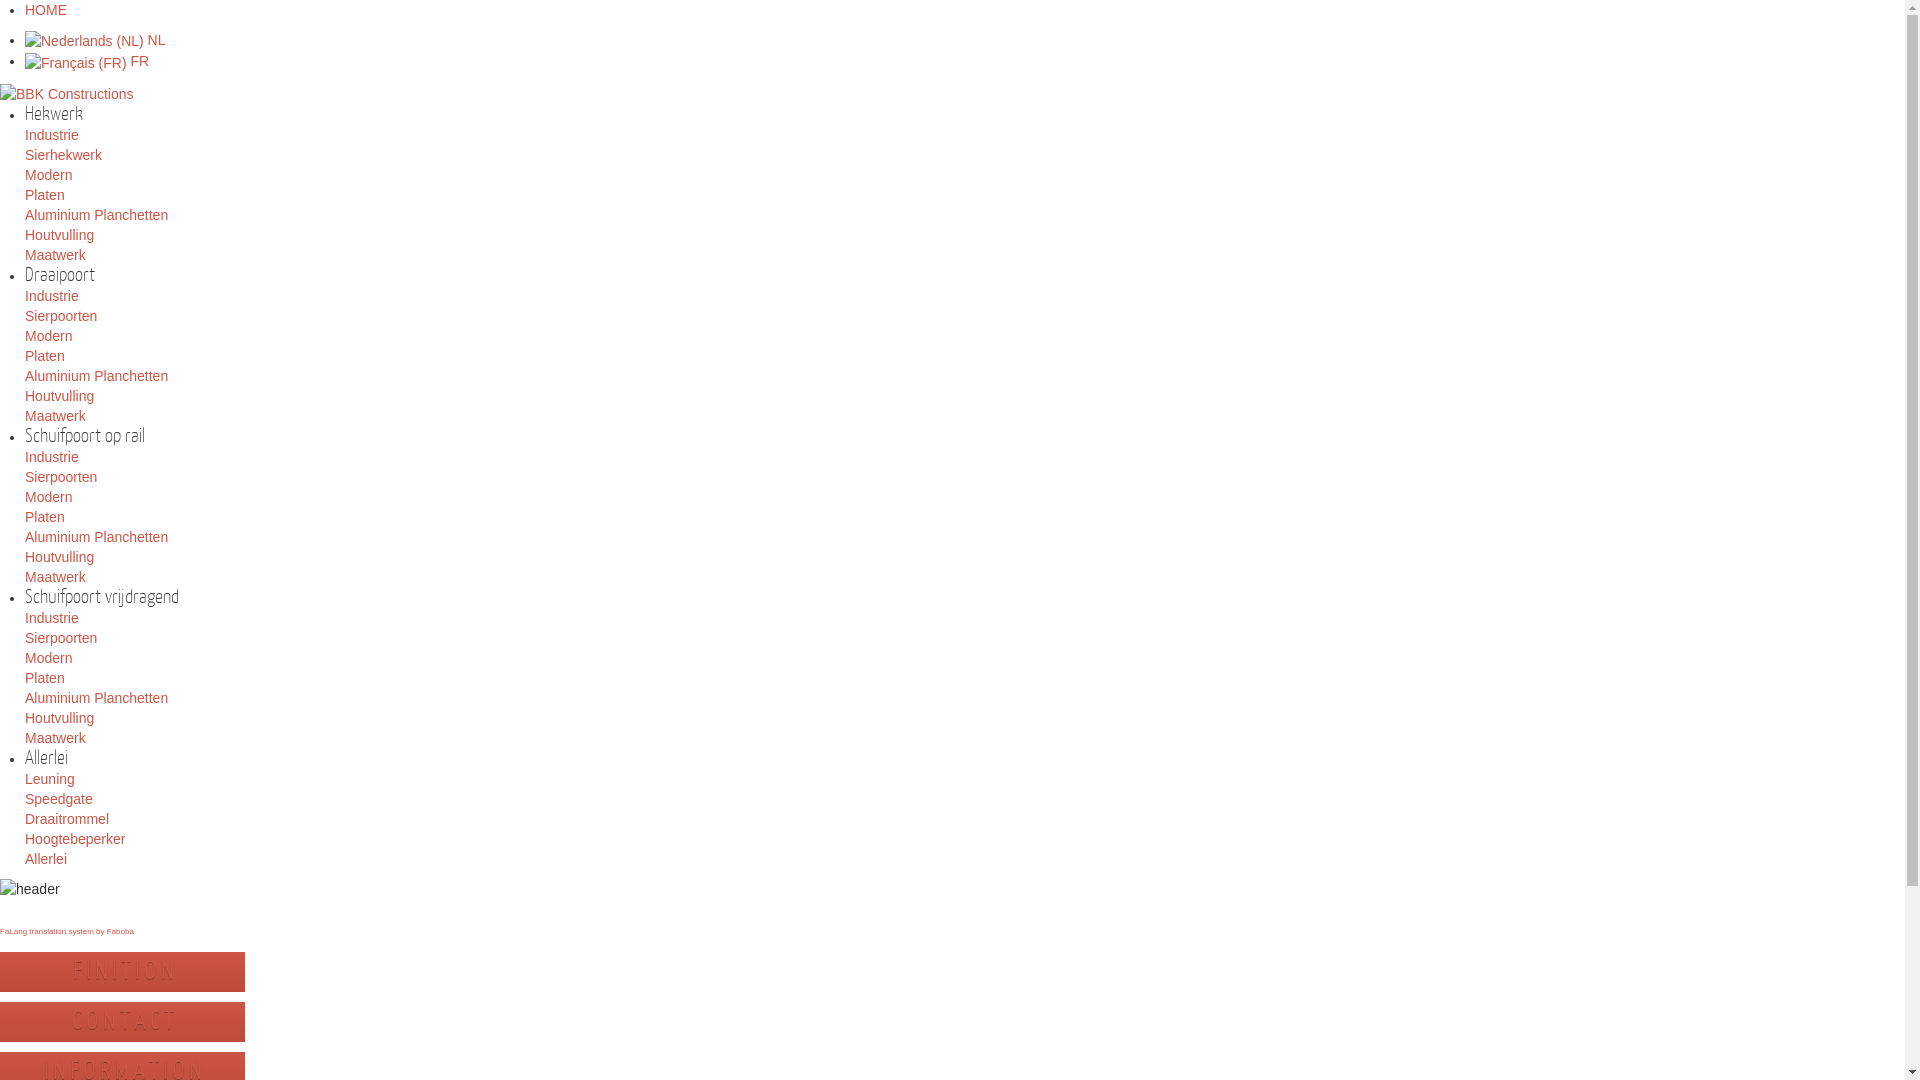 This screenshot has width=1920, height=1080. Describe the element at coordinates (24, 456) in the screenshot. I see `'Industrie'` at that location.